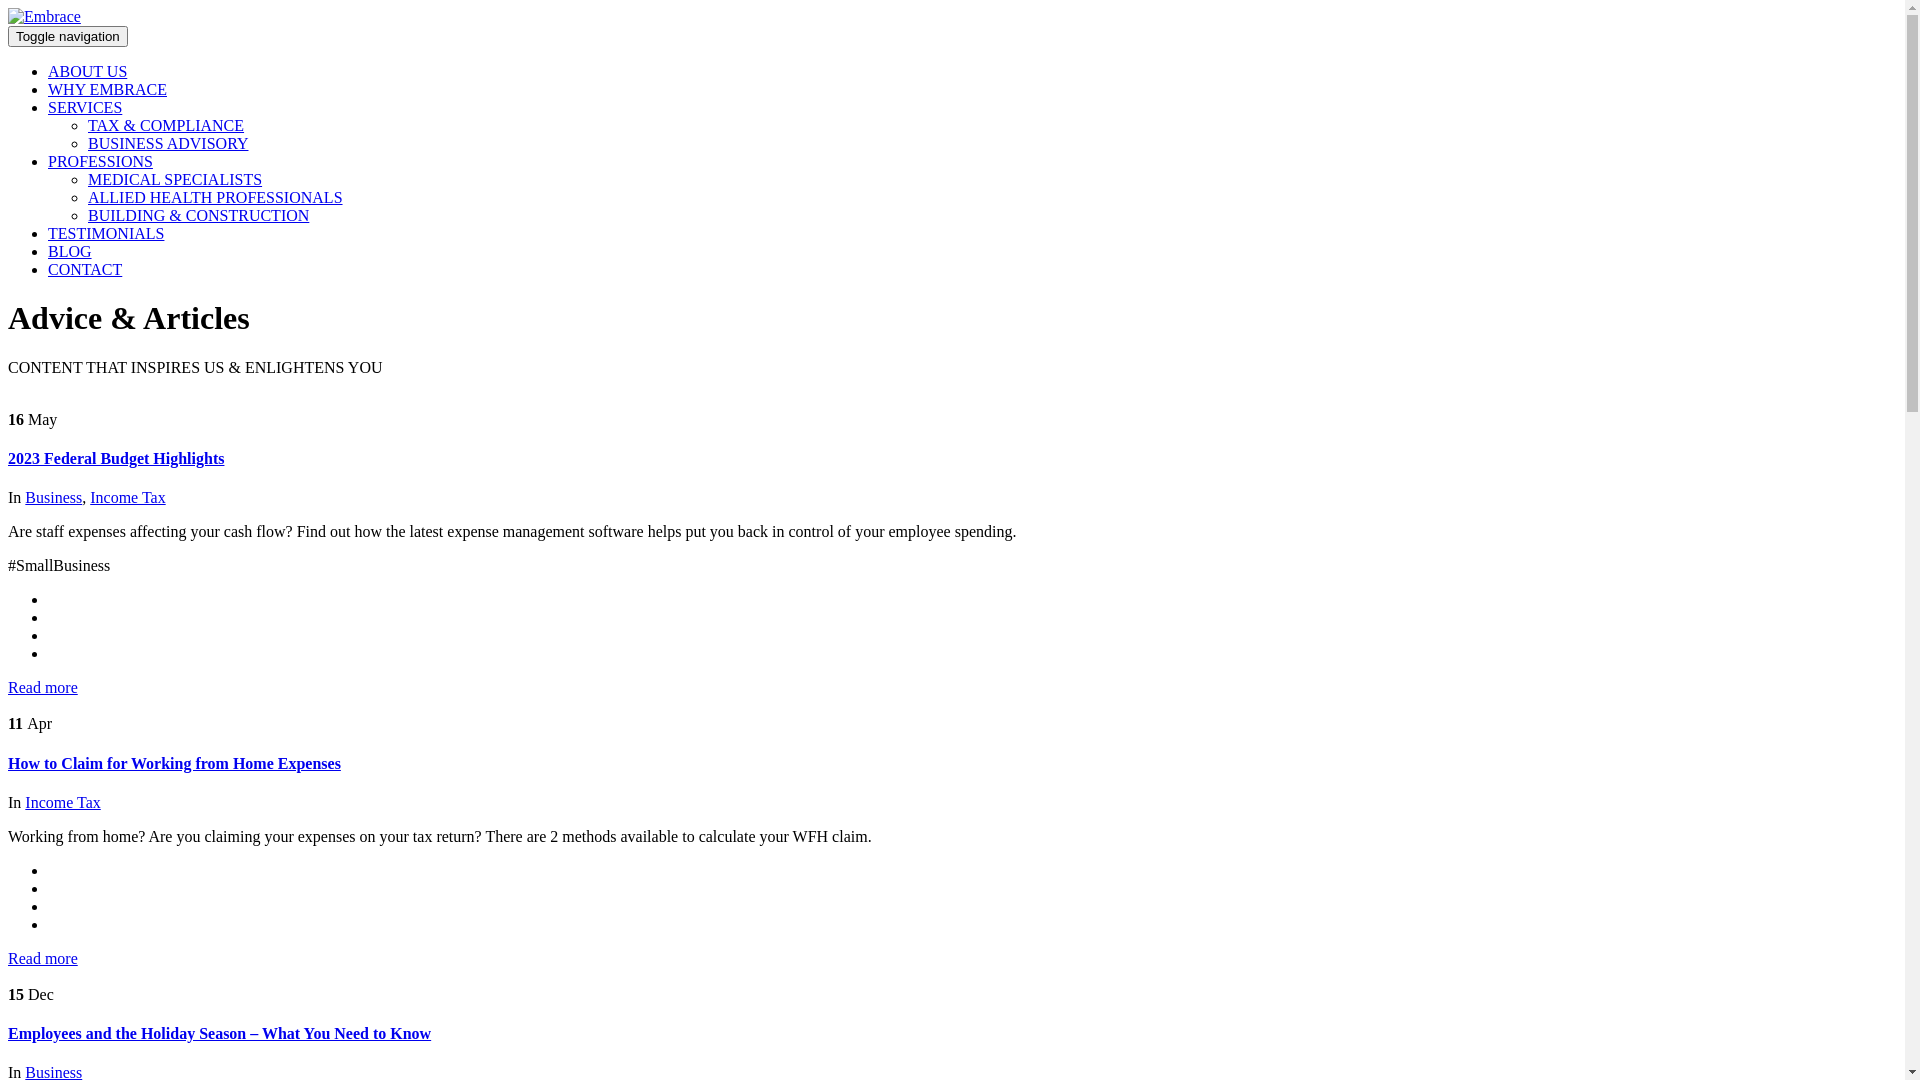 The image size is (1920, 1080). What do you see at coordinates (8, 957) in the screenshot?
I see `'Read more'` at bounding box center [8, 957].